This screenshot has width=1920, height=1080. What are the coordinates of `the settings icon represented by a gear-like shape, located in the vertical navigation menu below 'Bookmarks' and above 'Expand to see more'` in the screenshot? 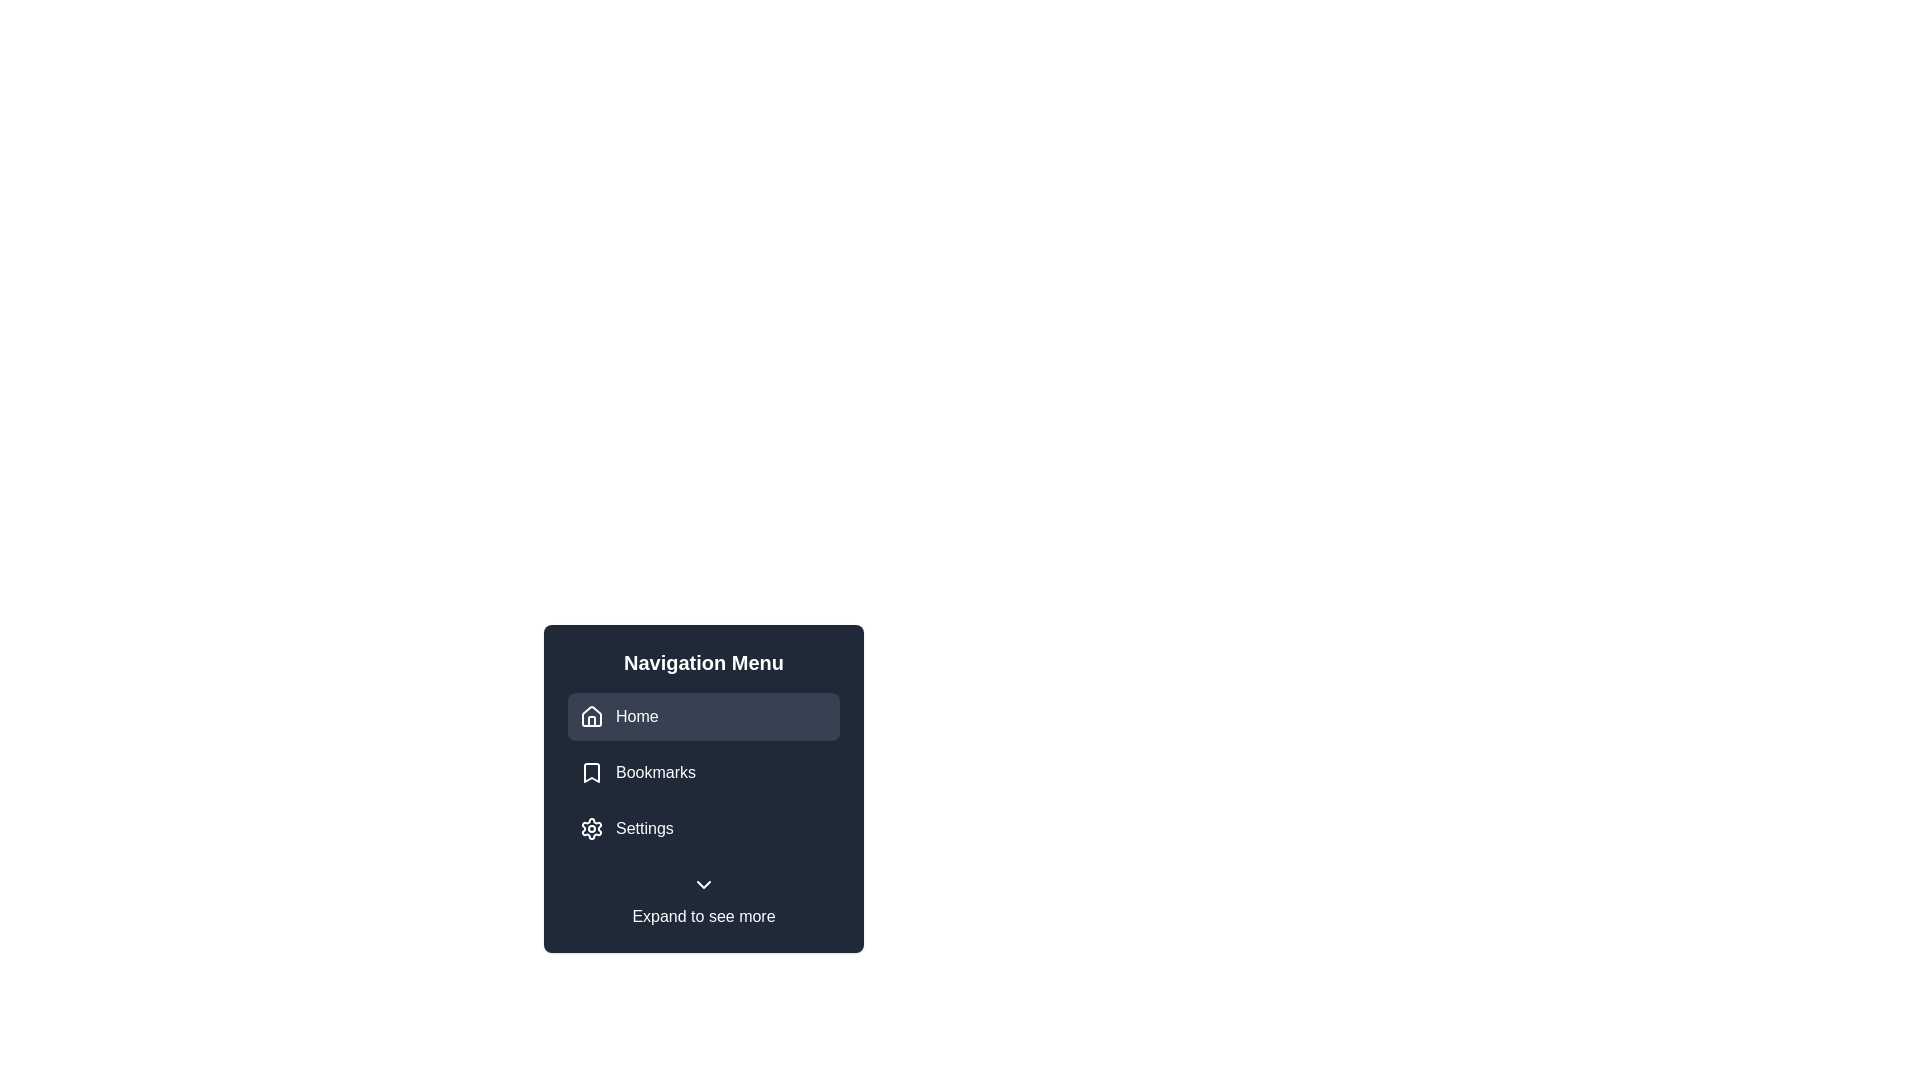 It's located at (590, 829).